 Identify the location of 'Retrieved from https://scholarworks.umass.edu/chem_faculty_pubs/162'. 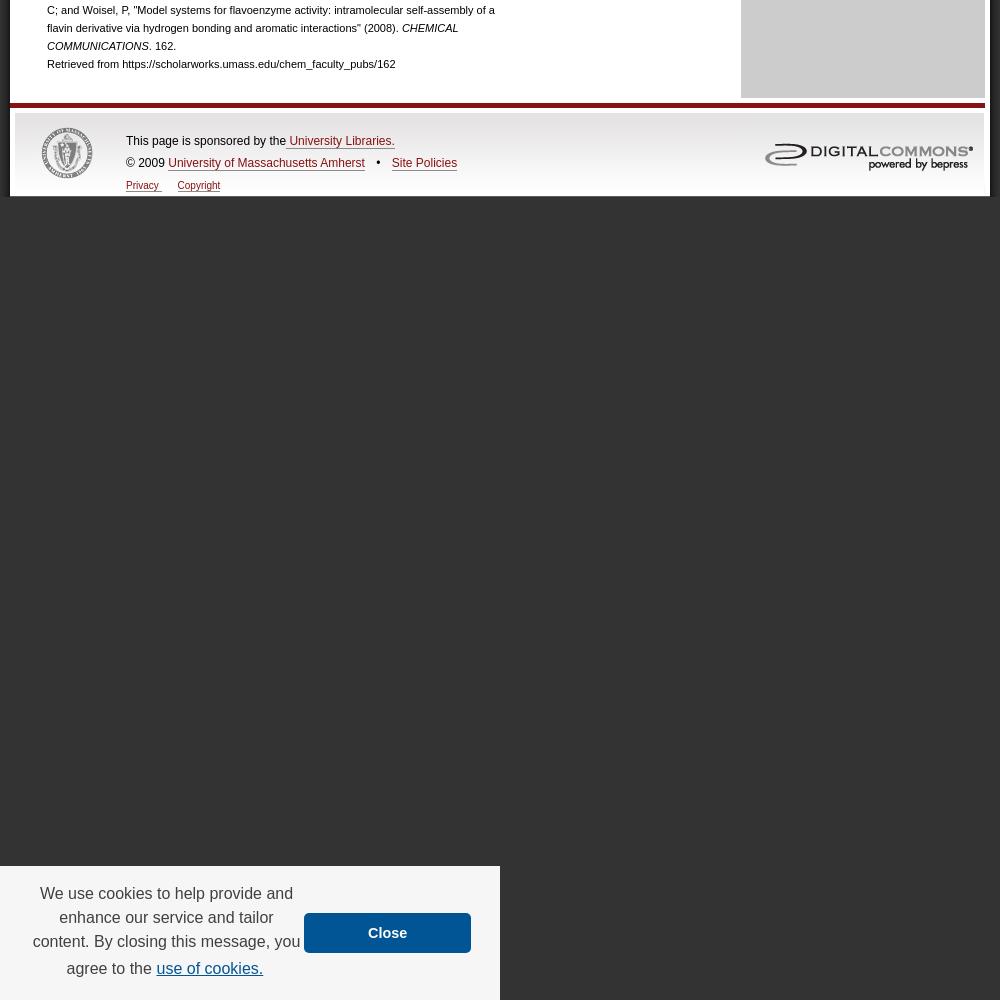
(220, 63).